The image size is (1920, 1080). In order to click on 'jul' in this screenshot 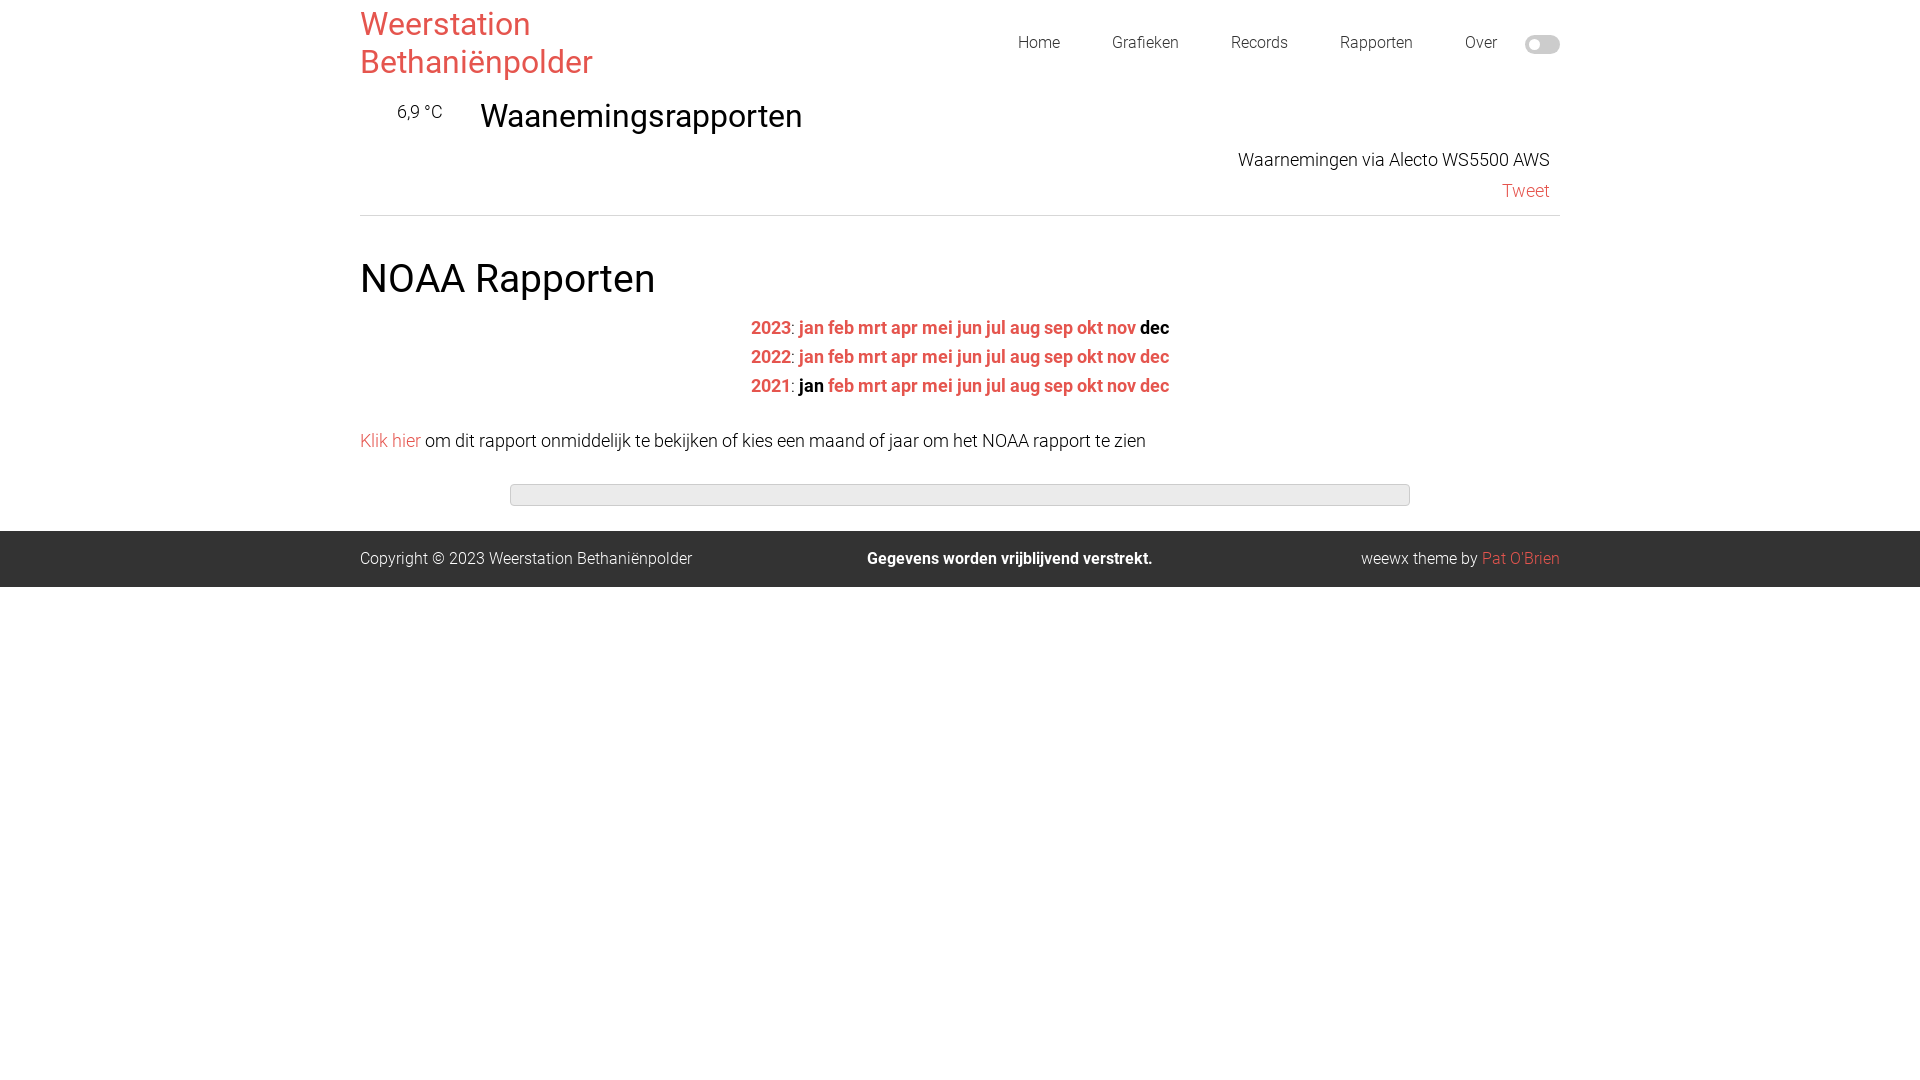, I will do `click(996, 355)`.